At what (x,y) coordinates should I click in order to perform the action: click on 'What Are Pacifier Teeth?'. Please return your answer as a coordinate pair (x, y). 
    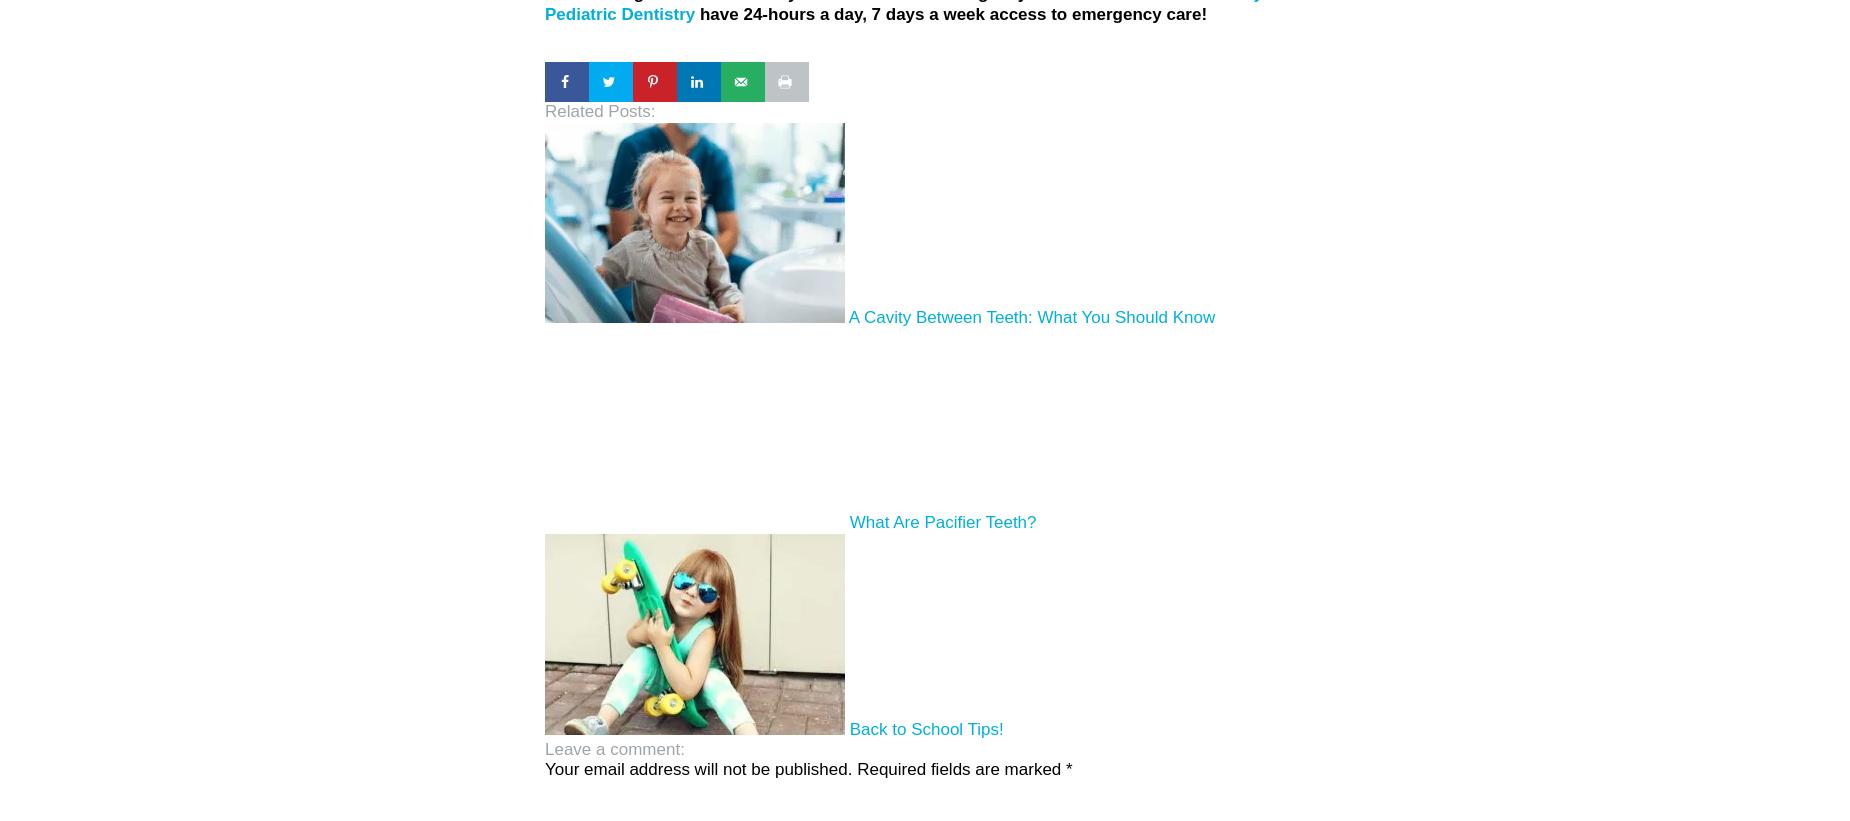
    Looking at the image, I should click on (898, 482).